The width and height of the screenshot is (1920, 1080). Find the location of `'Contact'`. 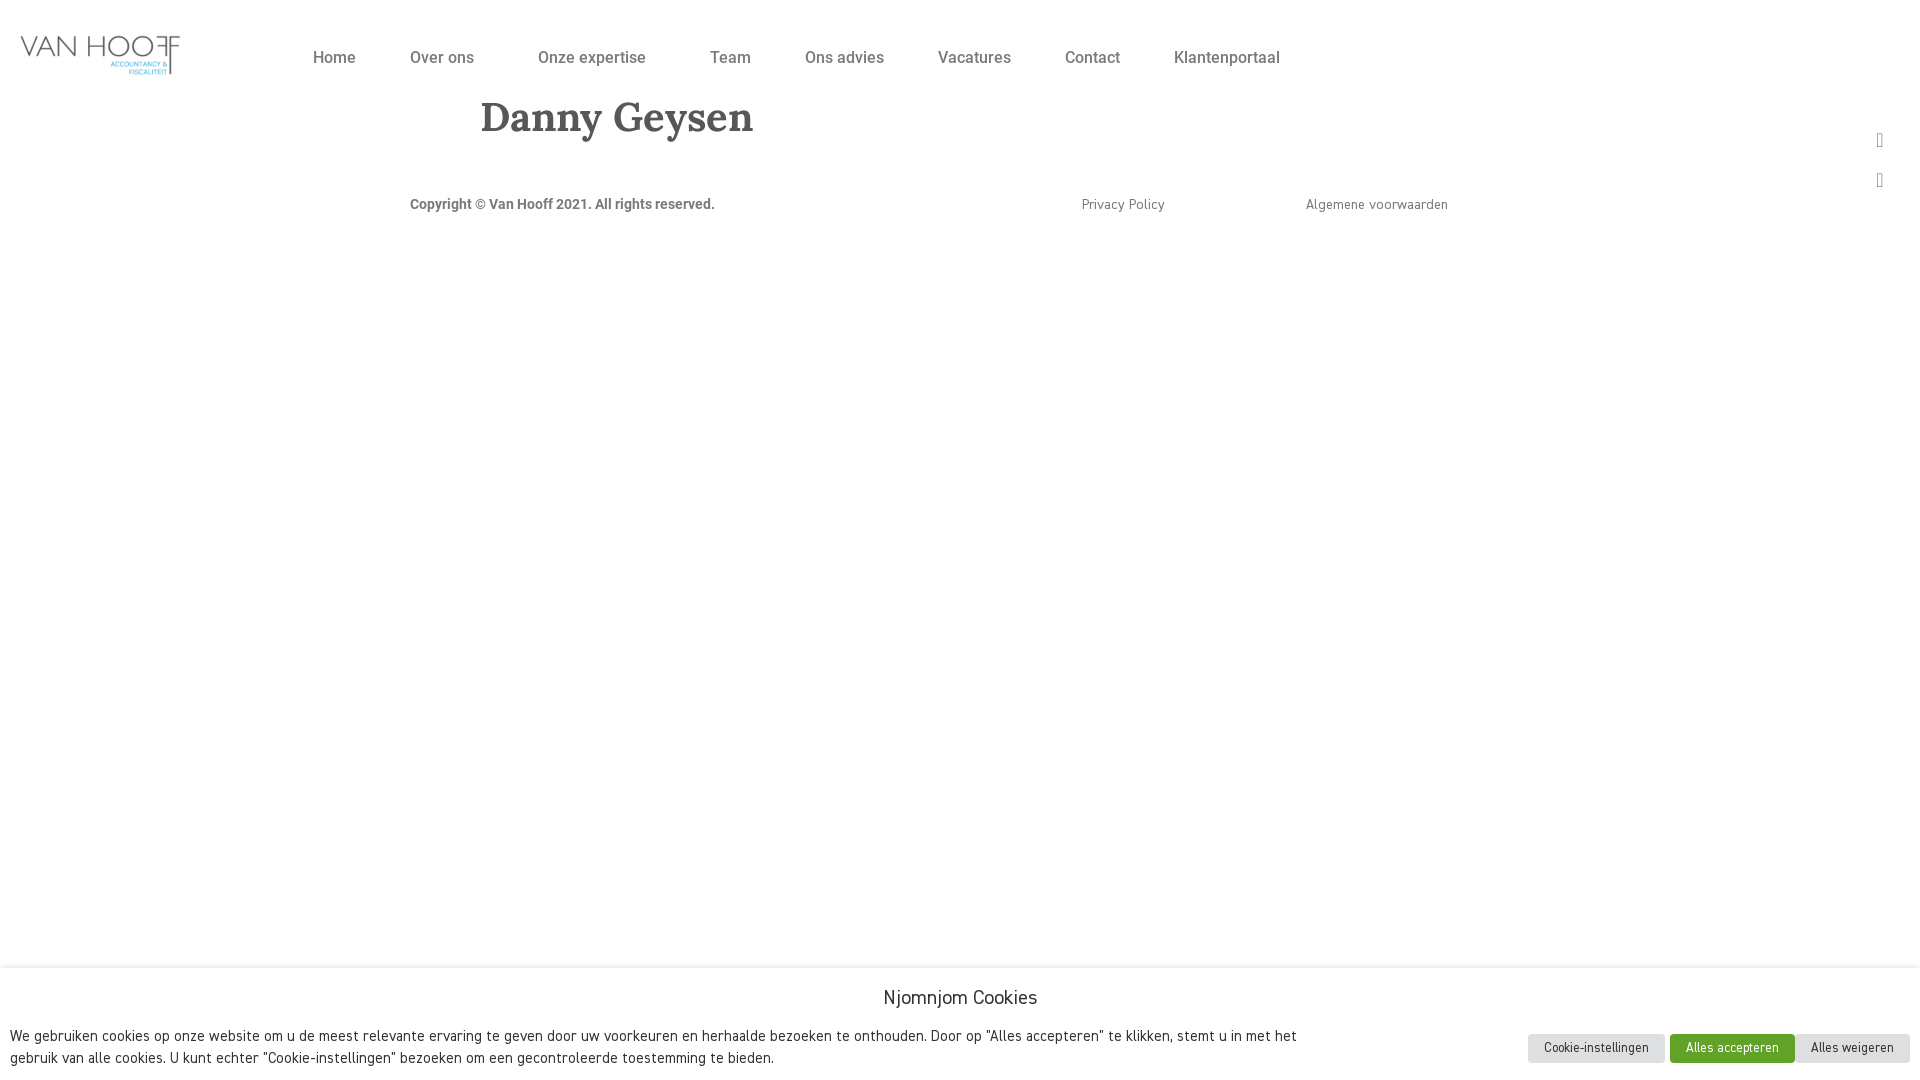

'Contact' is located at coordinates (1091, 56).